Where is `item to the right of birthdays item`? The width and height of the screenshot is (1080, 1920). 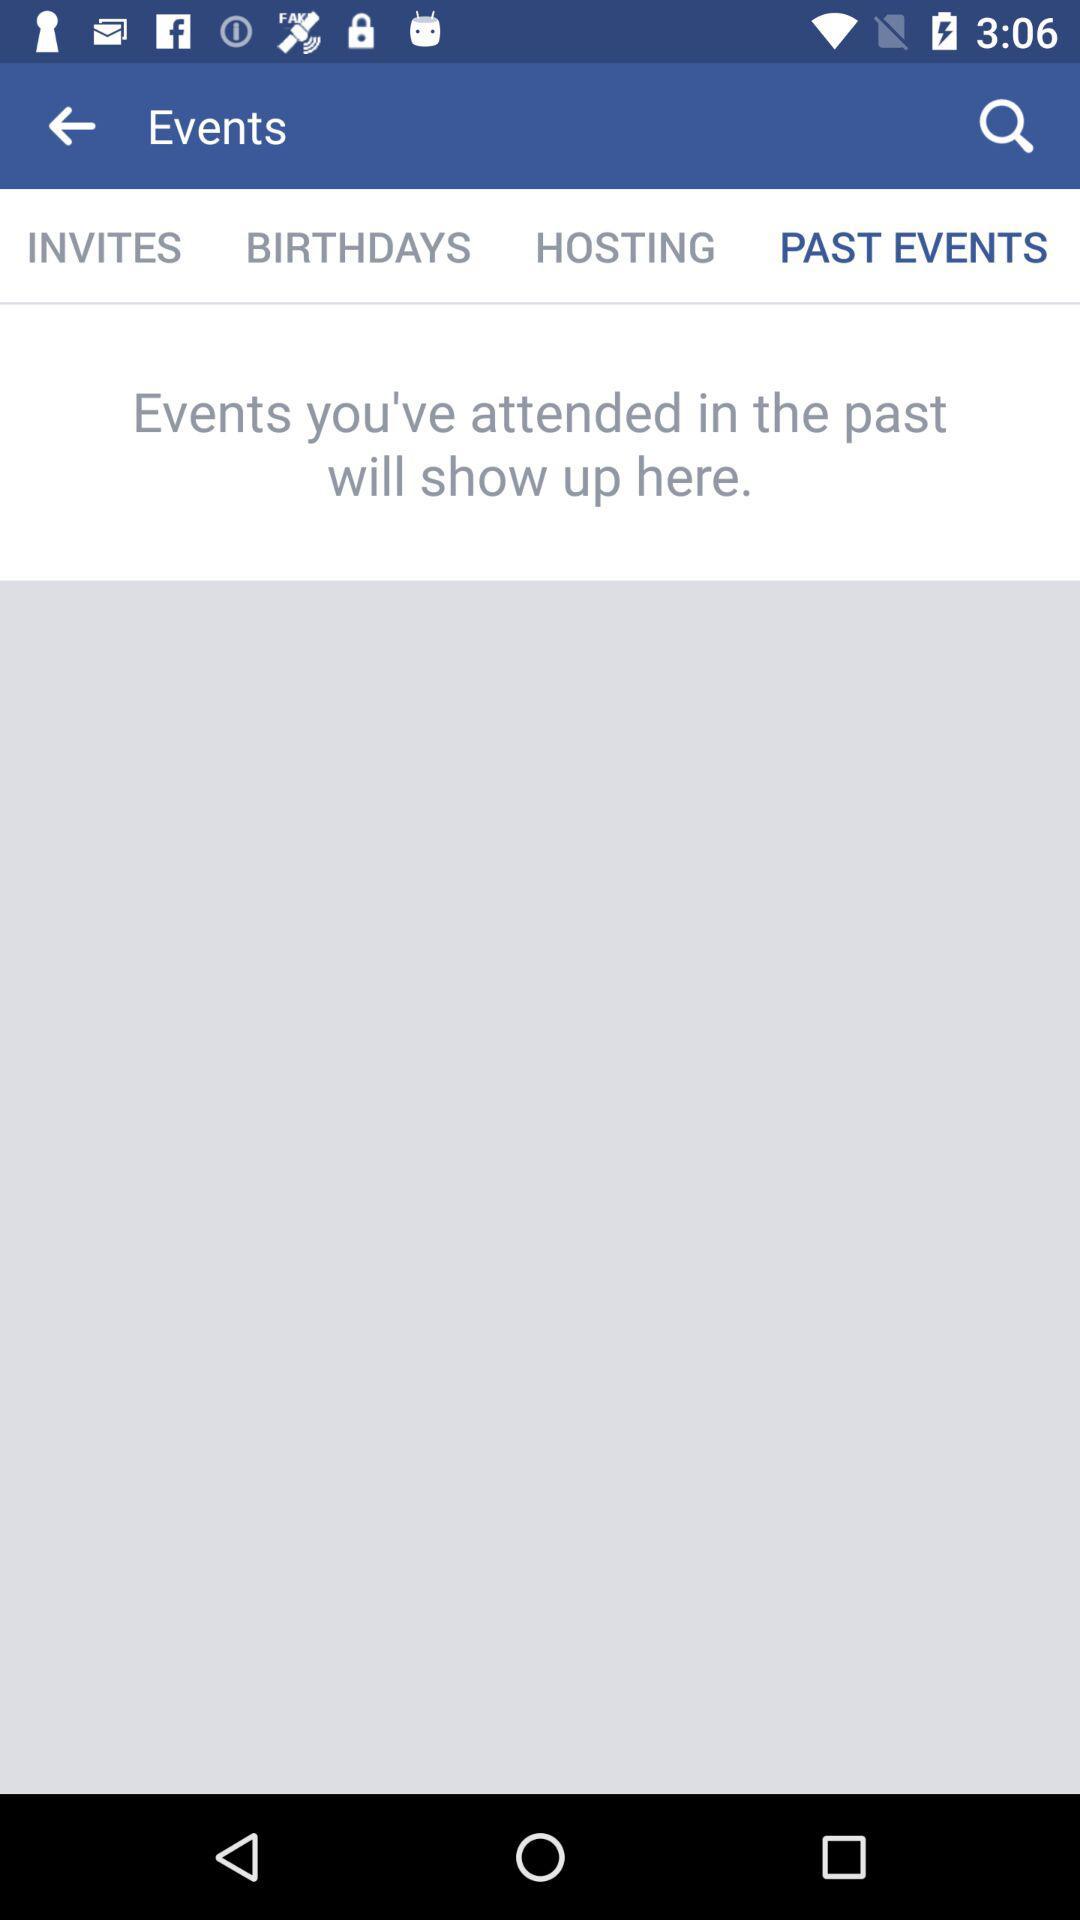
item to the right of birthdays item is located at coordinates (624, 245).